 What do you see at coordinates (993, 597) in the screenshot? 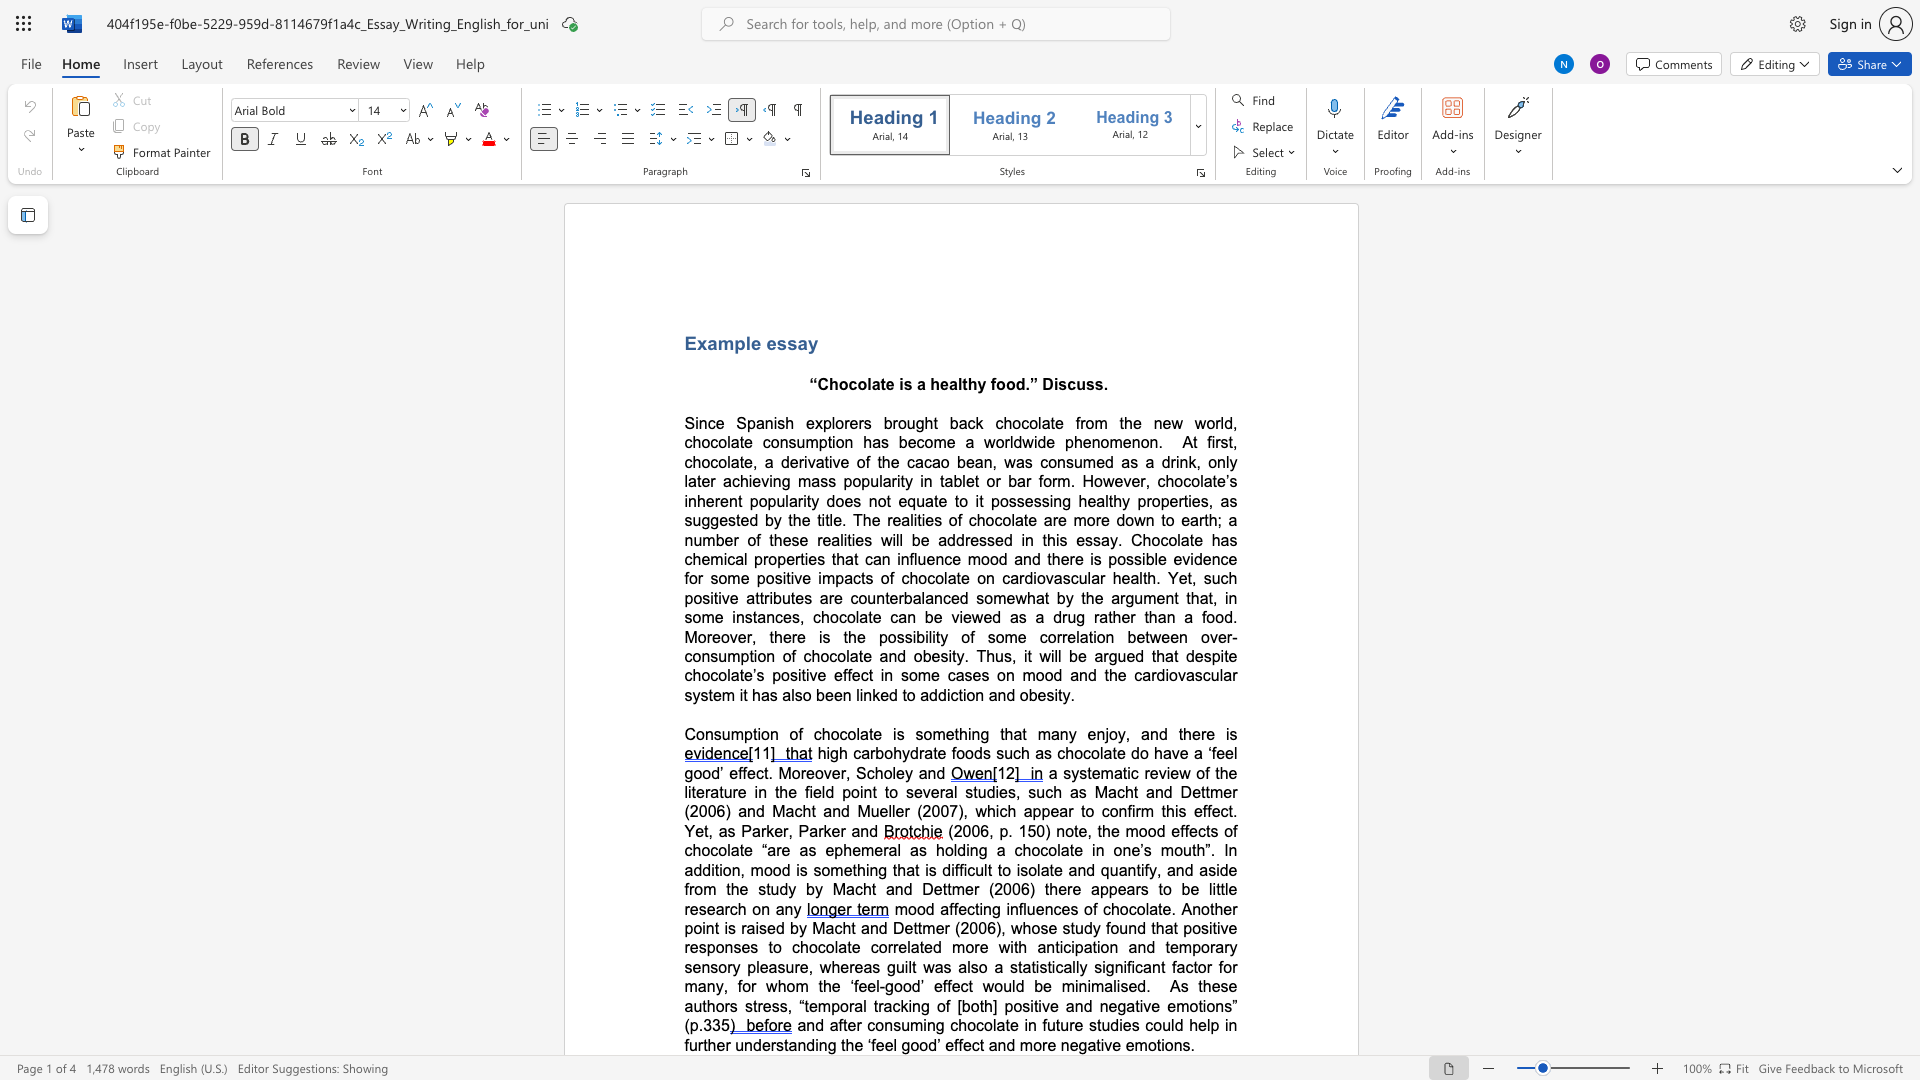
I see `the subset text "mewha" within the text "somewhat by"` at bounding box center [993, 597].